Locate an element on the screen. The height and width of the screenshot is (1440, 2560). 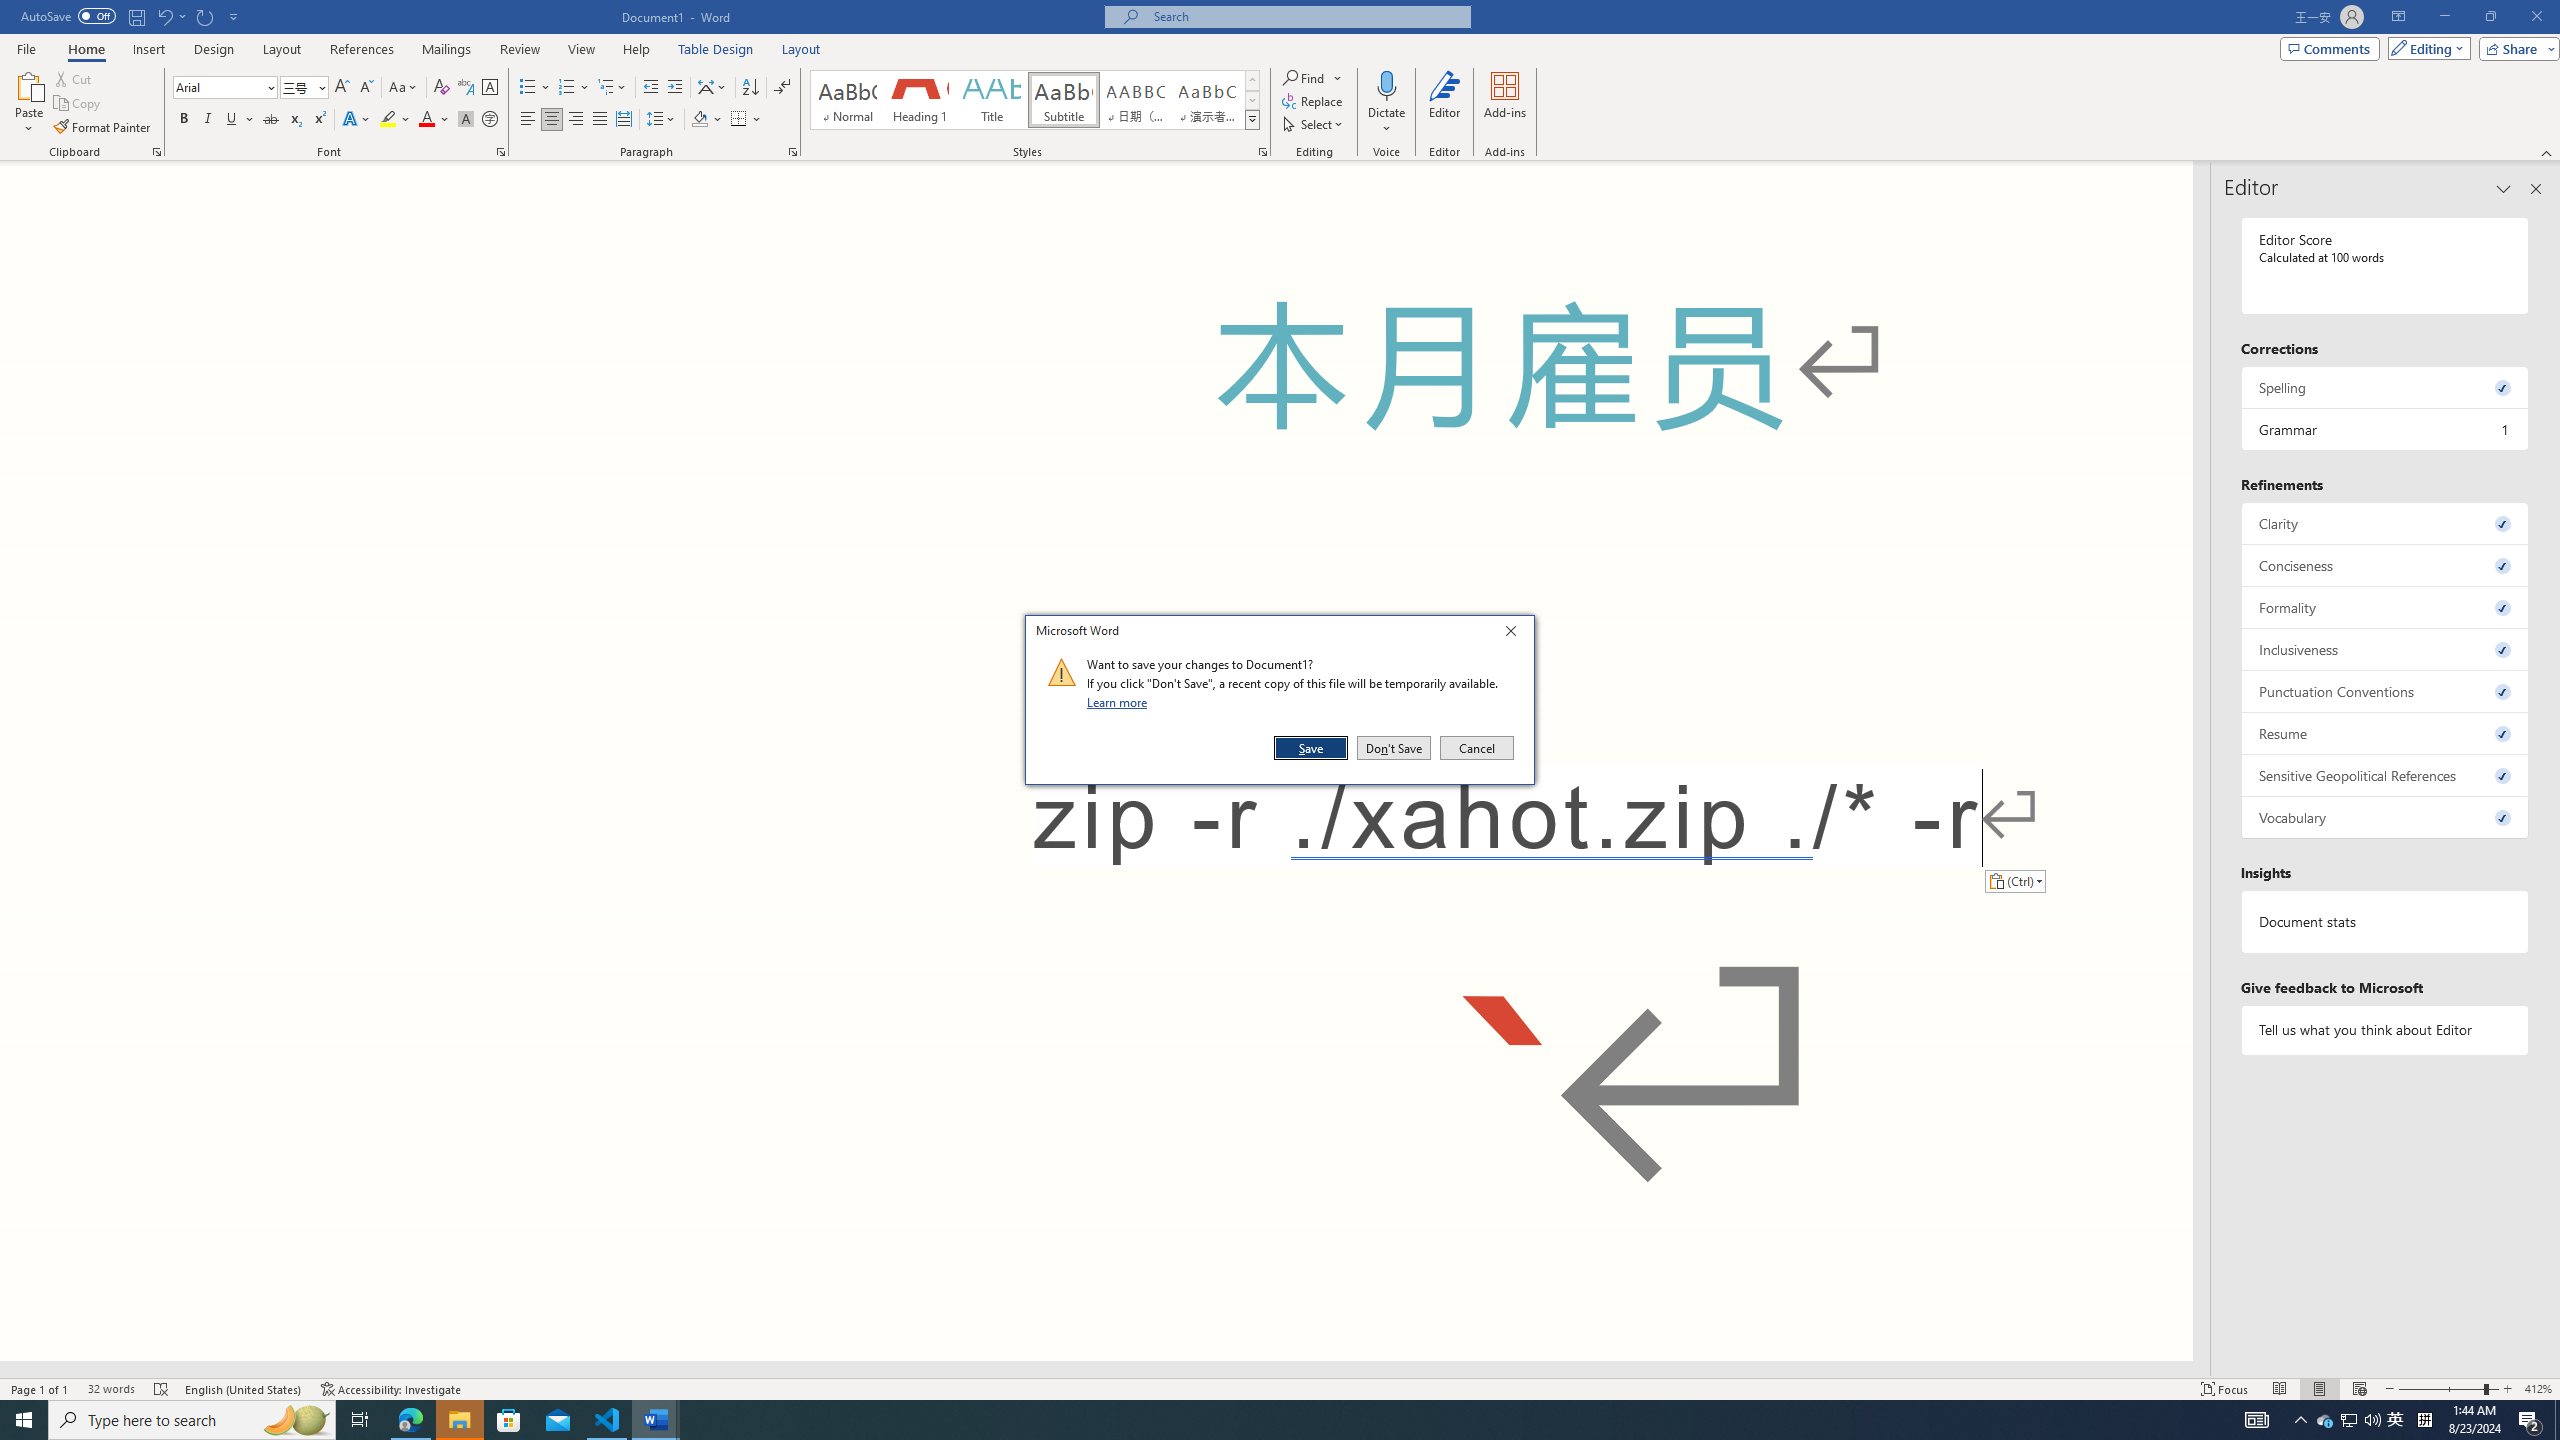
'Resume, 0 issues. Press space or enter to review items.' is located at coordinates (2384, 732).